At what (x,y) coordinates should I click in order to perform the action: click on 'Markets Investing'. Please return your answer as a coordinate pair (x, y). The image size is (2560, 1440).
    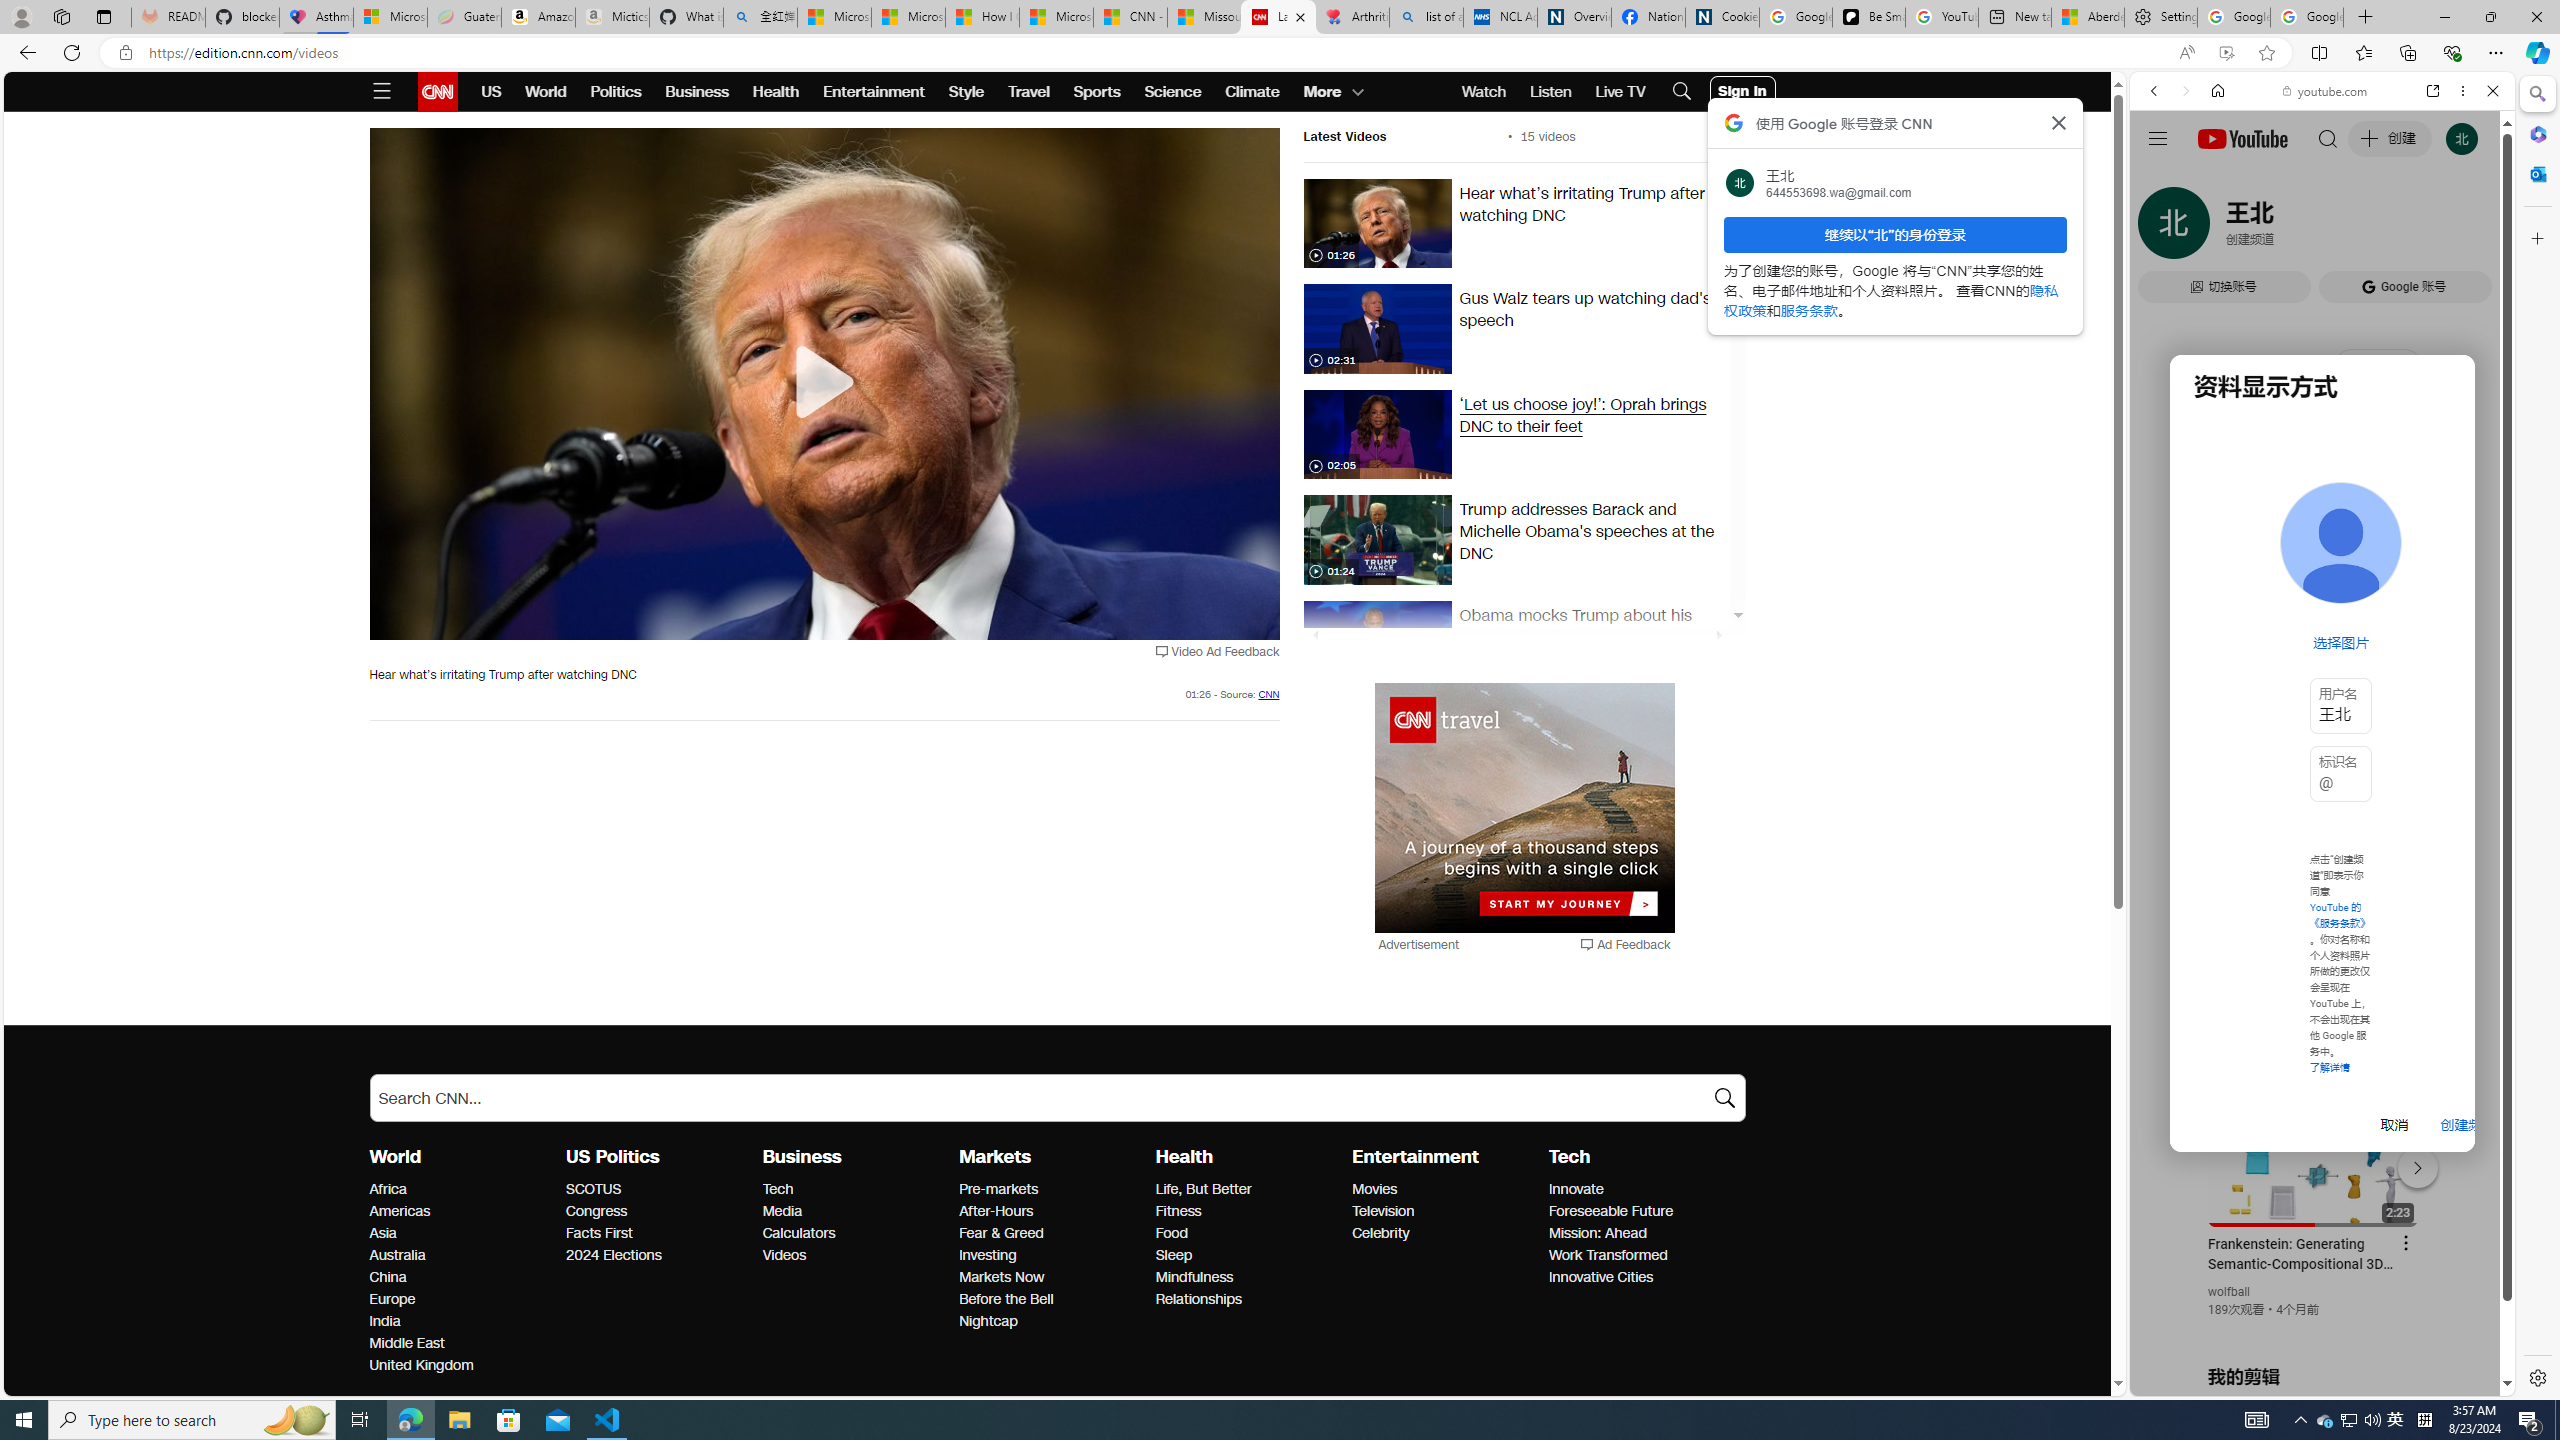
    Looking at the image, I should click on (987, 1253).